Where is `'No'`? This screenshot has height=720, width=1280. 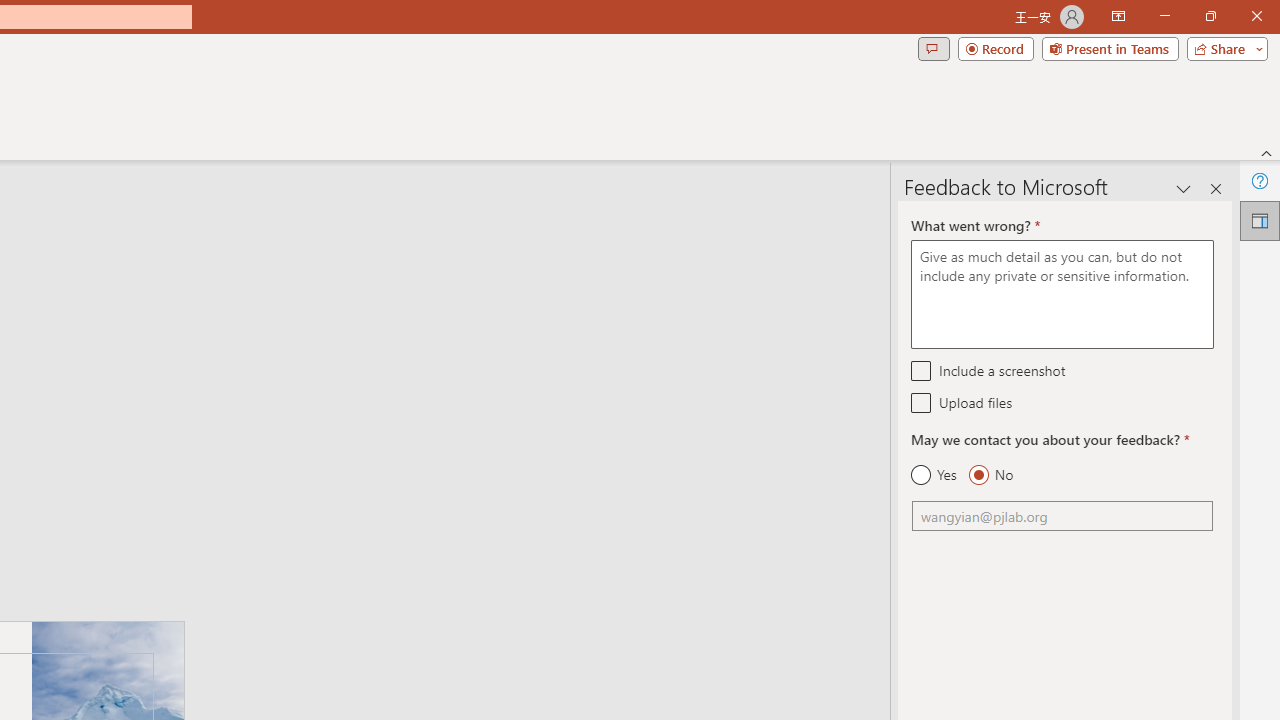
'No' is located at coordinates (990, 475).